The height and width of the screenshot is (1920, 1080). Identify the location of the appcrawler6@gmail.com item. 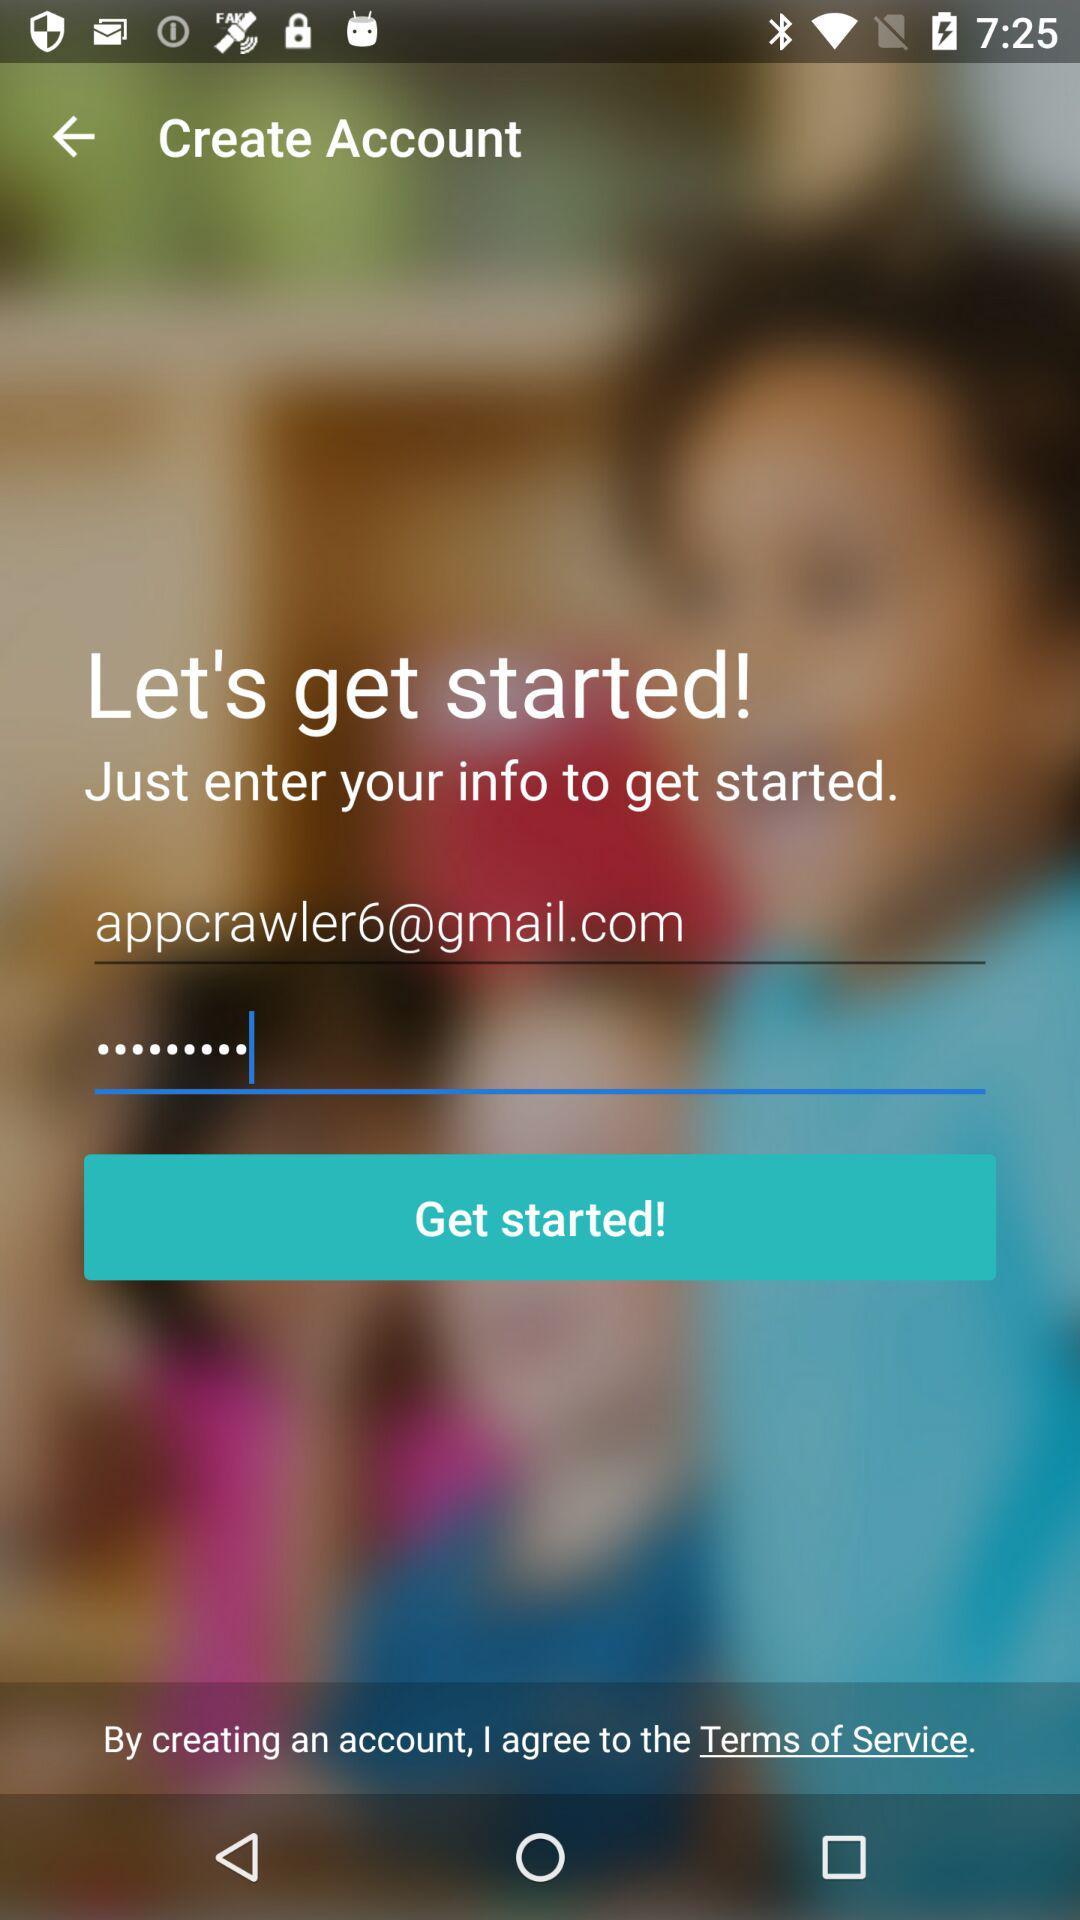
(540, 920).